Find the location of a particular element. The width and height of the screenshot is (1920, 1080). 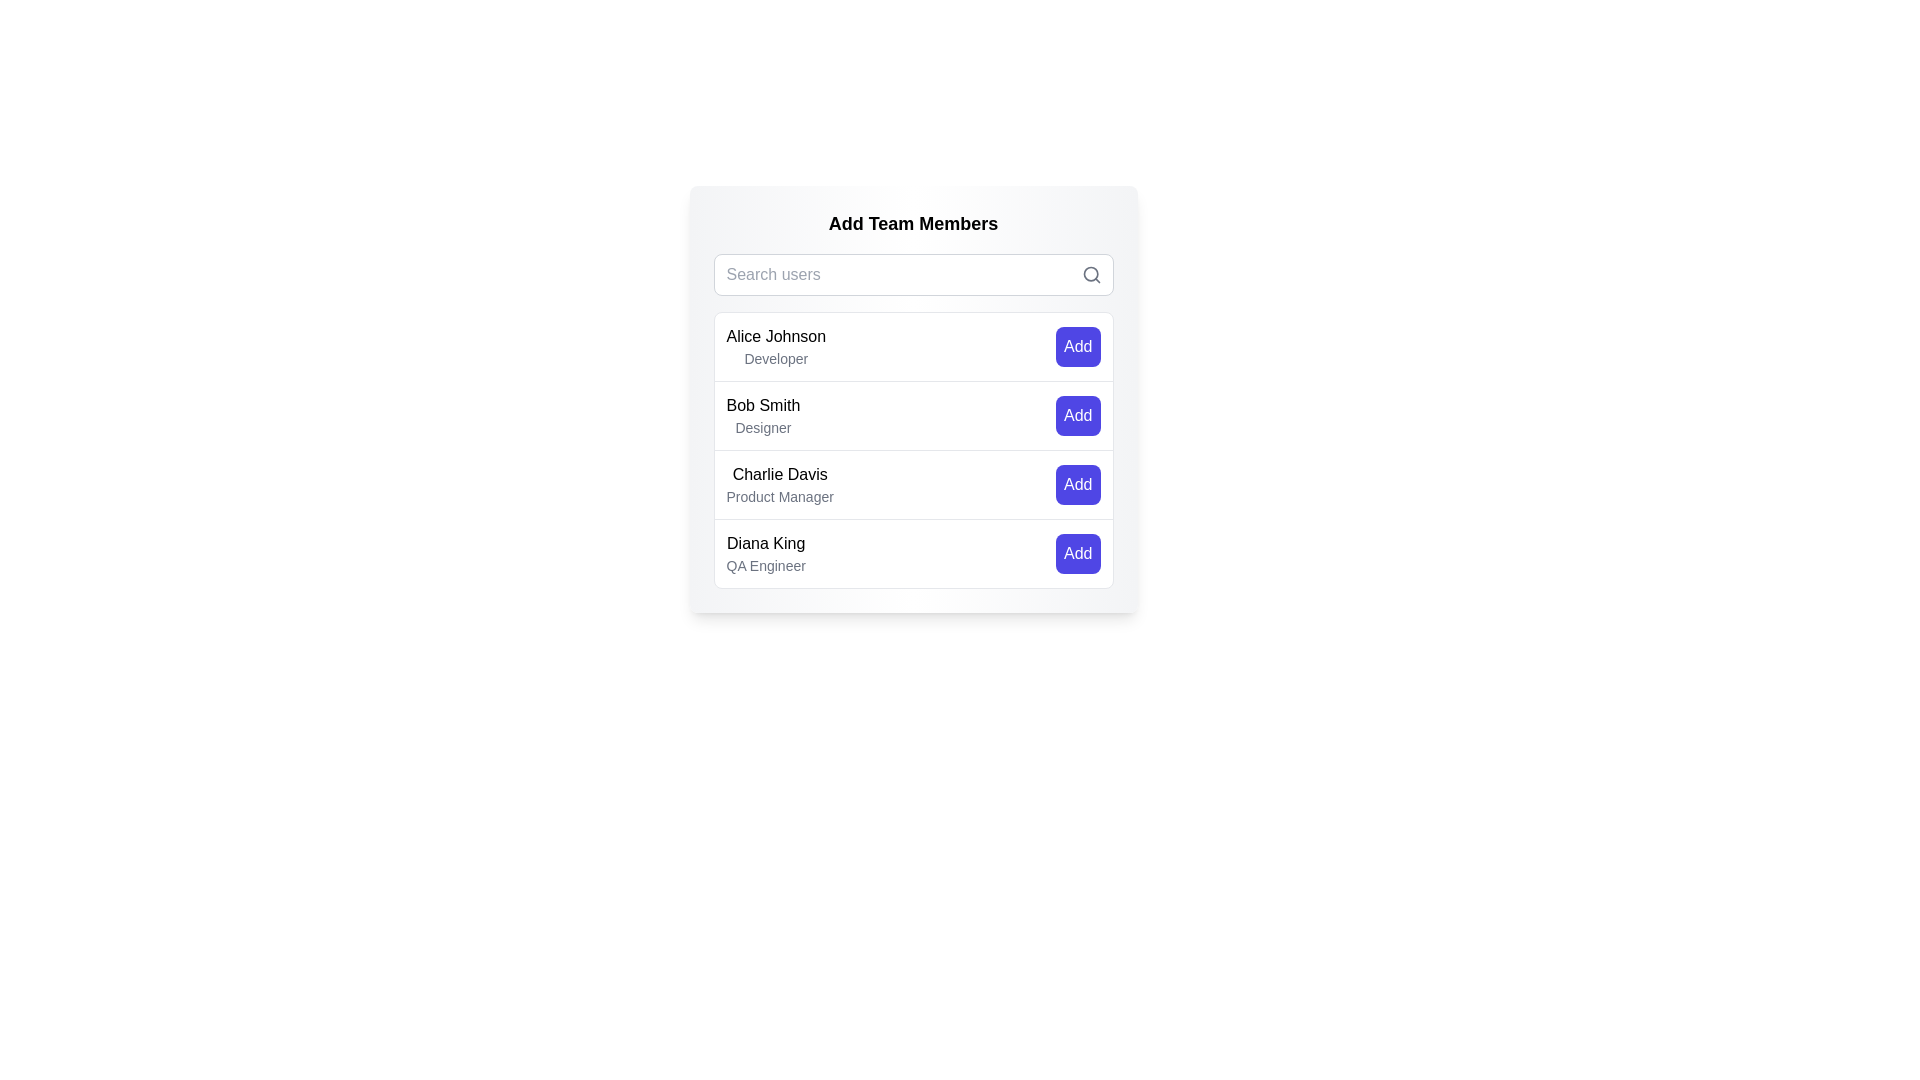

designation displayed in the informational label located beside the blue 'Add' button under the 'Add Team Members' heading is located at coordinates (762, 415).